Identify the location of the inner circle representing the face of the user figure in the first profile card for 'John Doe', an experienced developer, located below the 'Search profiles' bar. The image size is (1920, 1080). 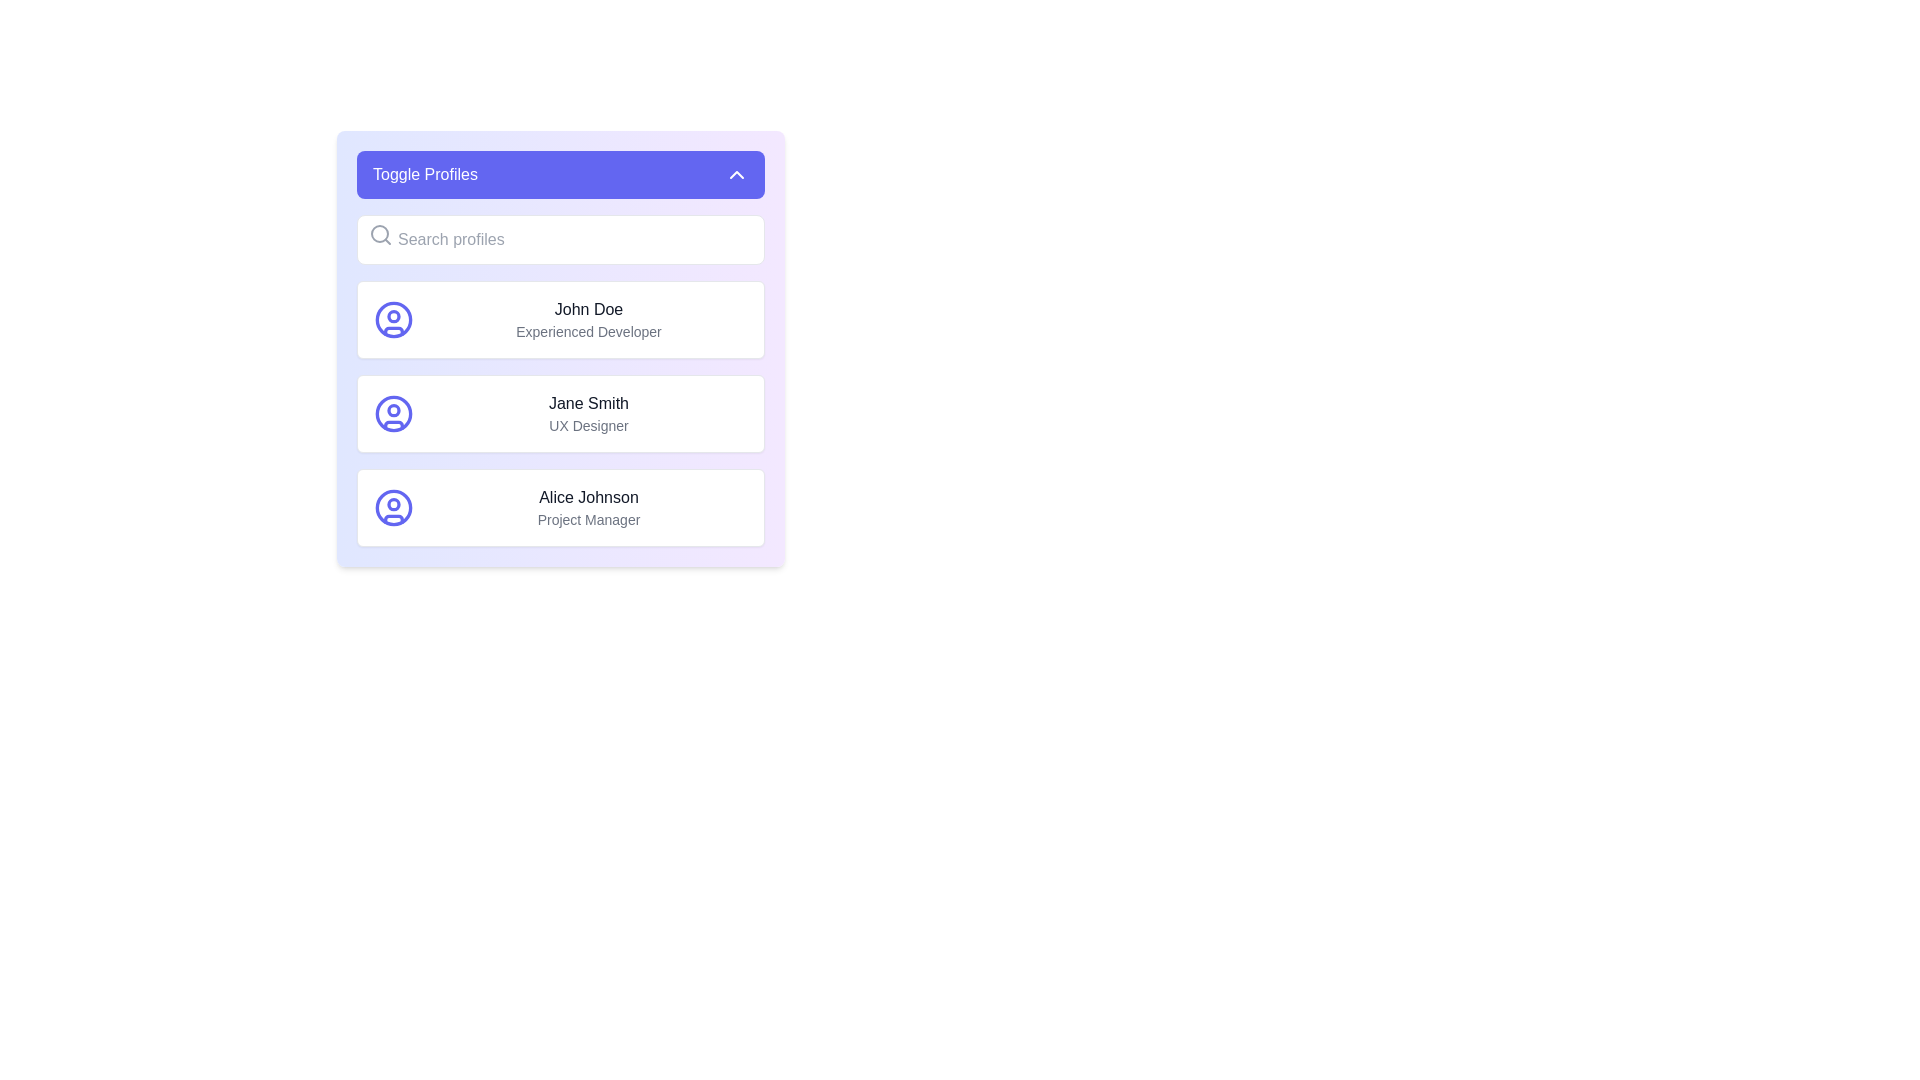
(393, 315).